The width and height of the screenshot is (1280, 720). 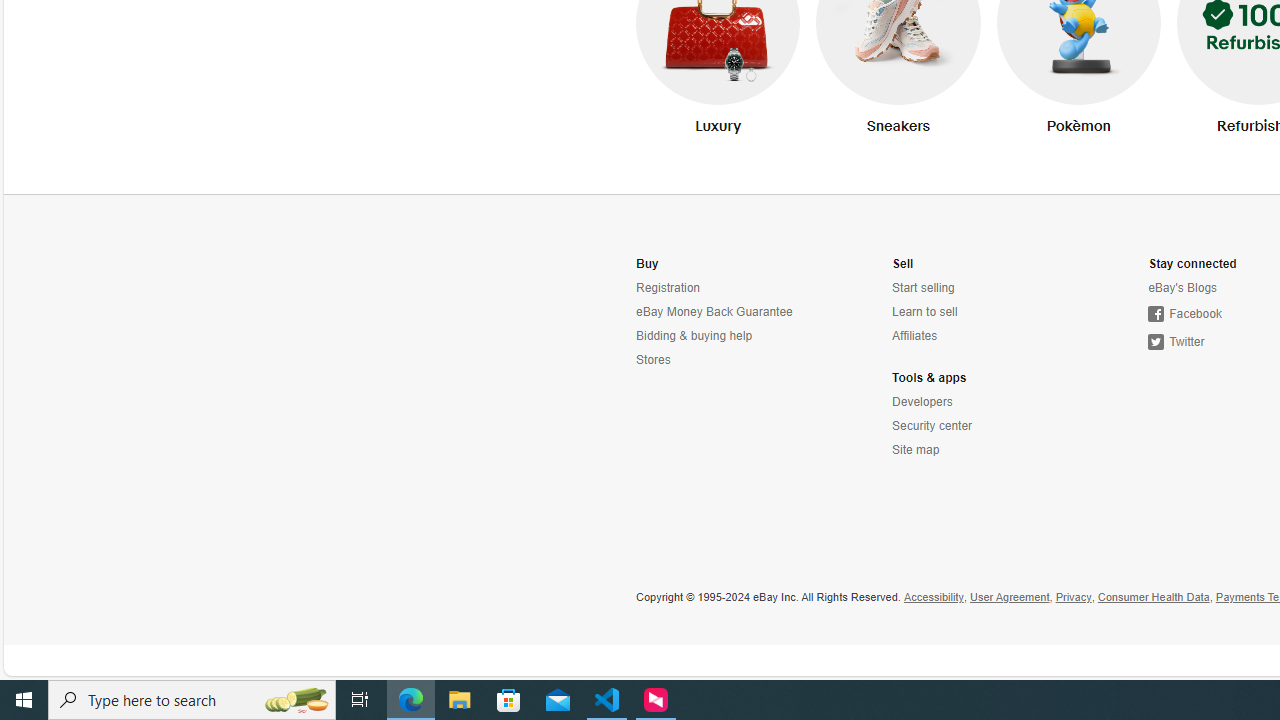 What do you see at coordinates (1183, 288) in the screenshot?
I see `'eBay'` at bounding box center [1183, 288].